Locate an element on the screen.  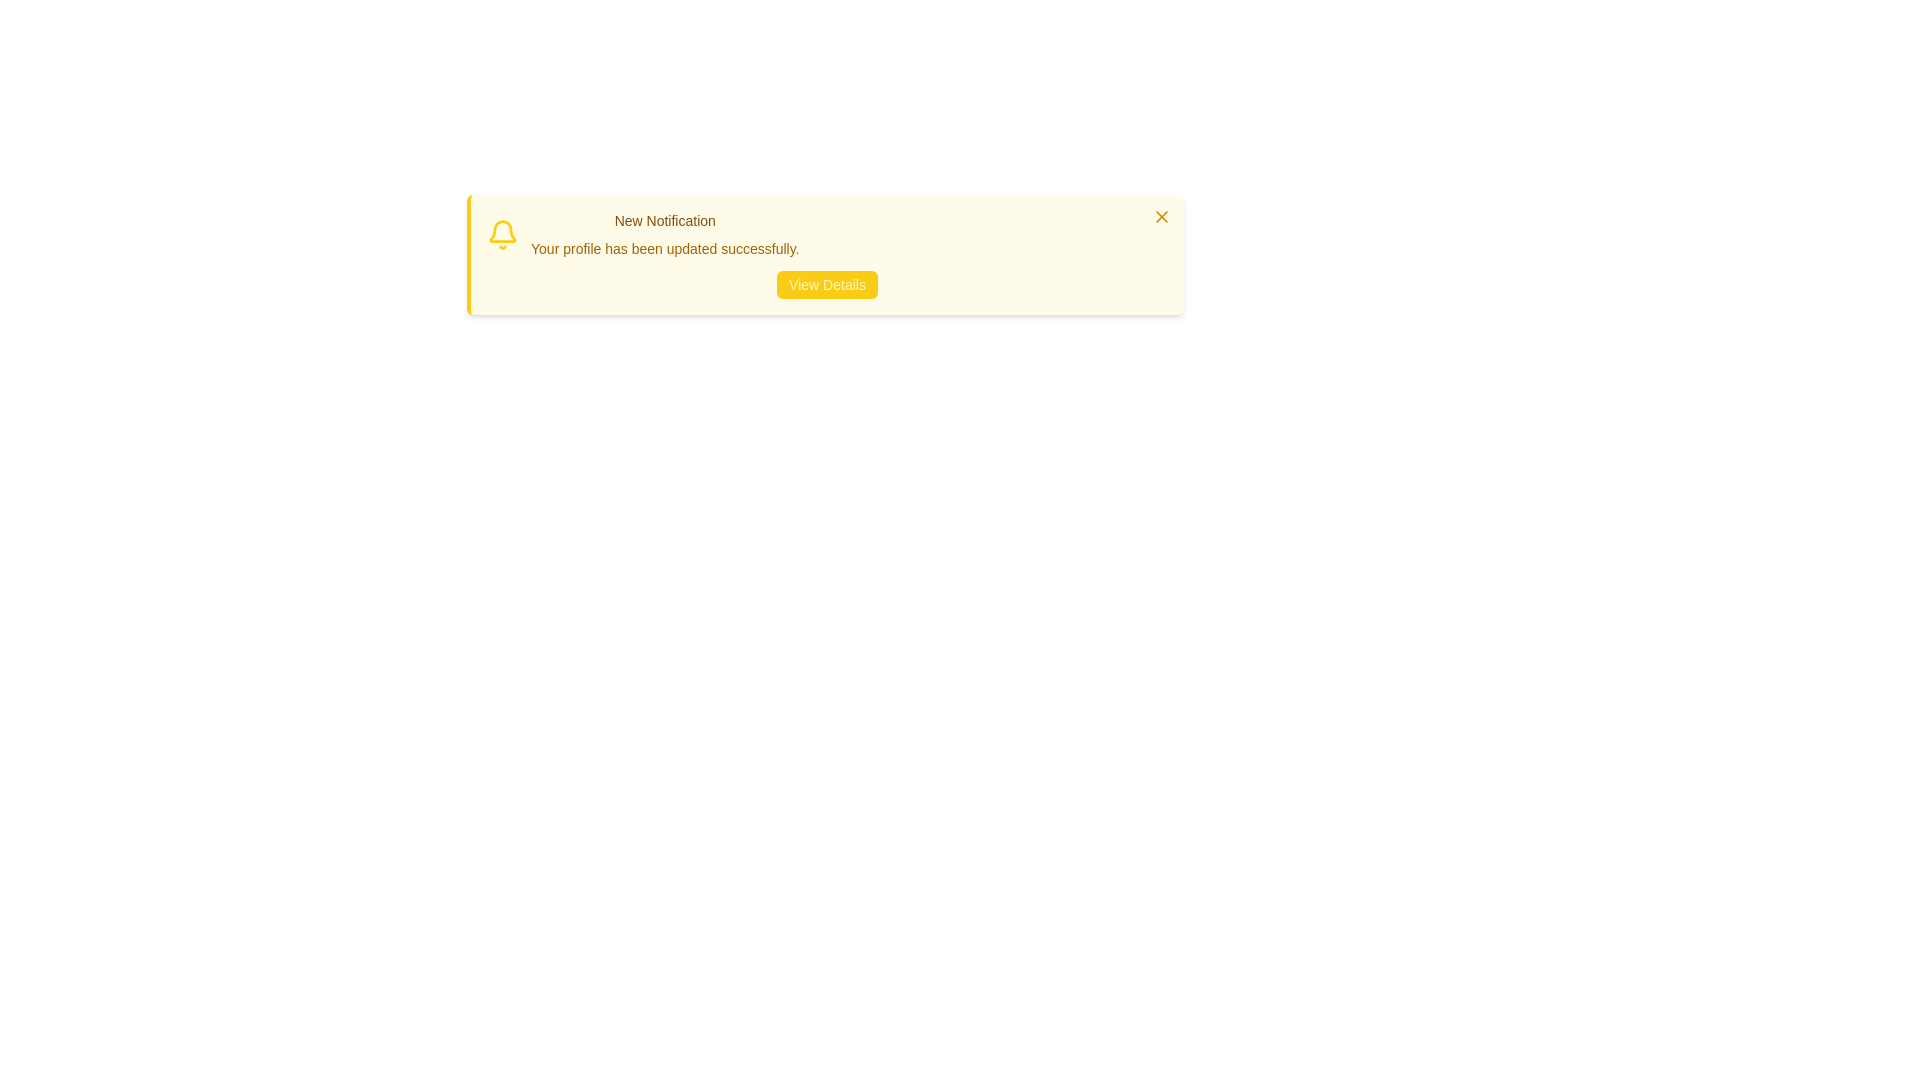
'View Details' button to access detailed information is located at coordinates (827, 285).